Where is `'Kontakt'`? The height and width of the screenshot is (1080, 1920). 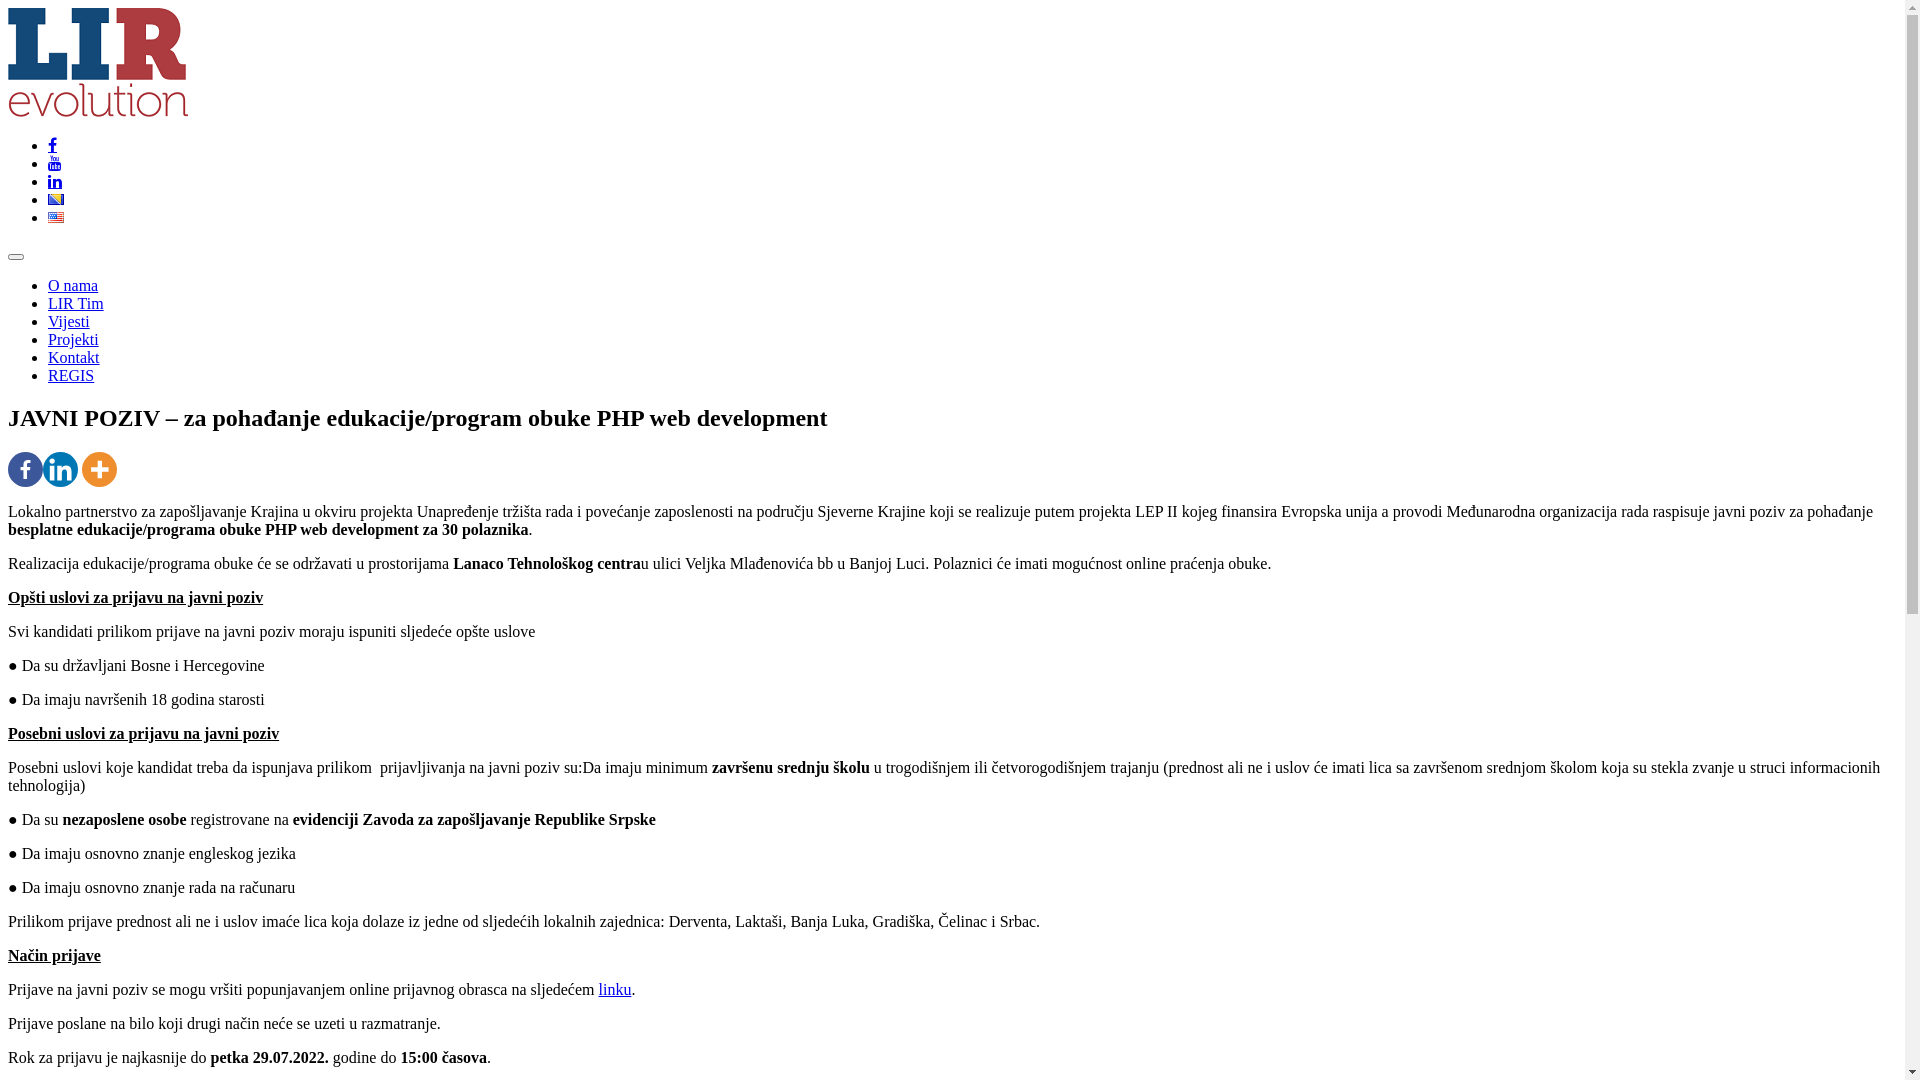 'Kontakt' is located at coordinates (73, 356).